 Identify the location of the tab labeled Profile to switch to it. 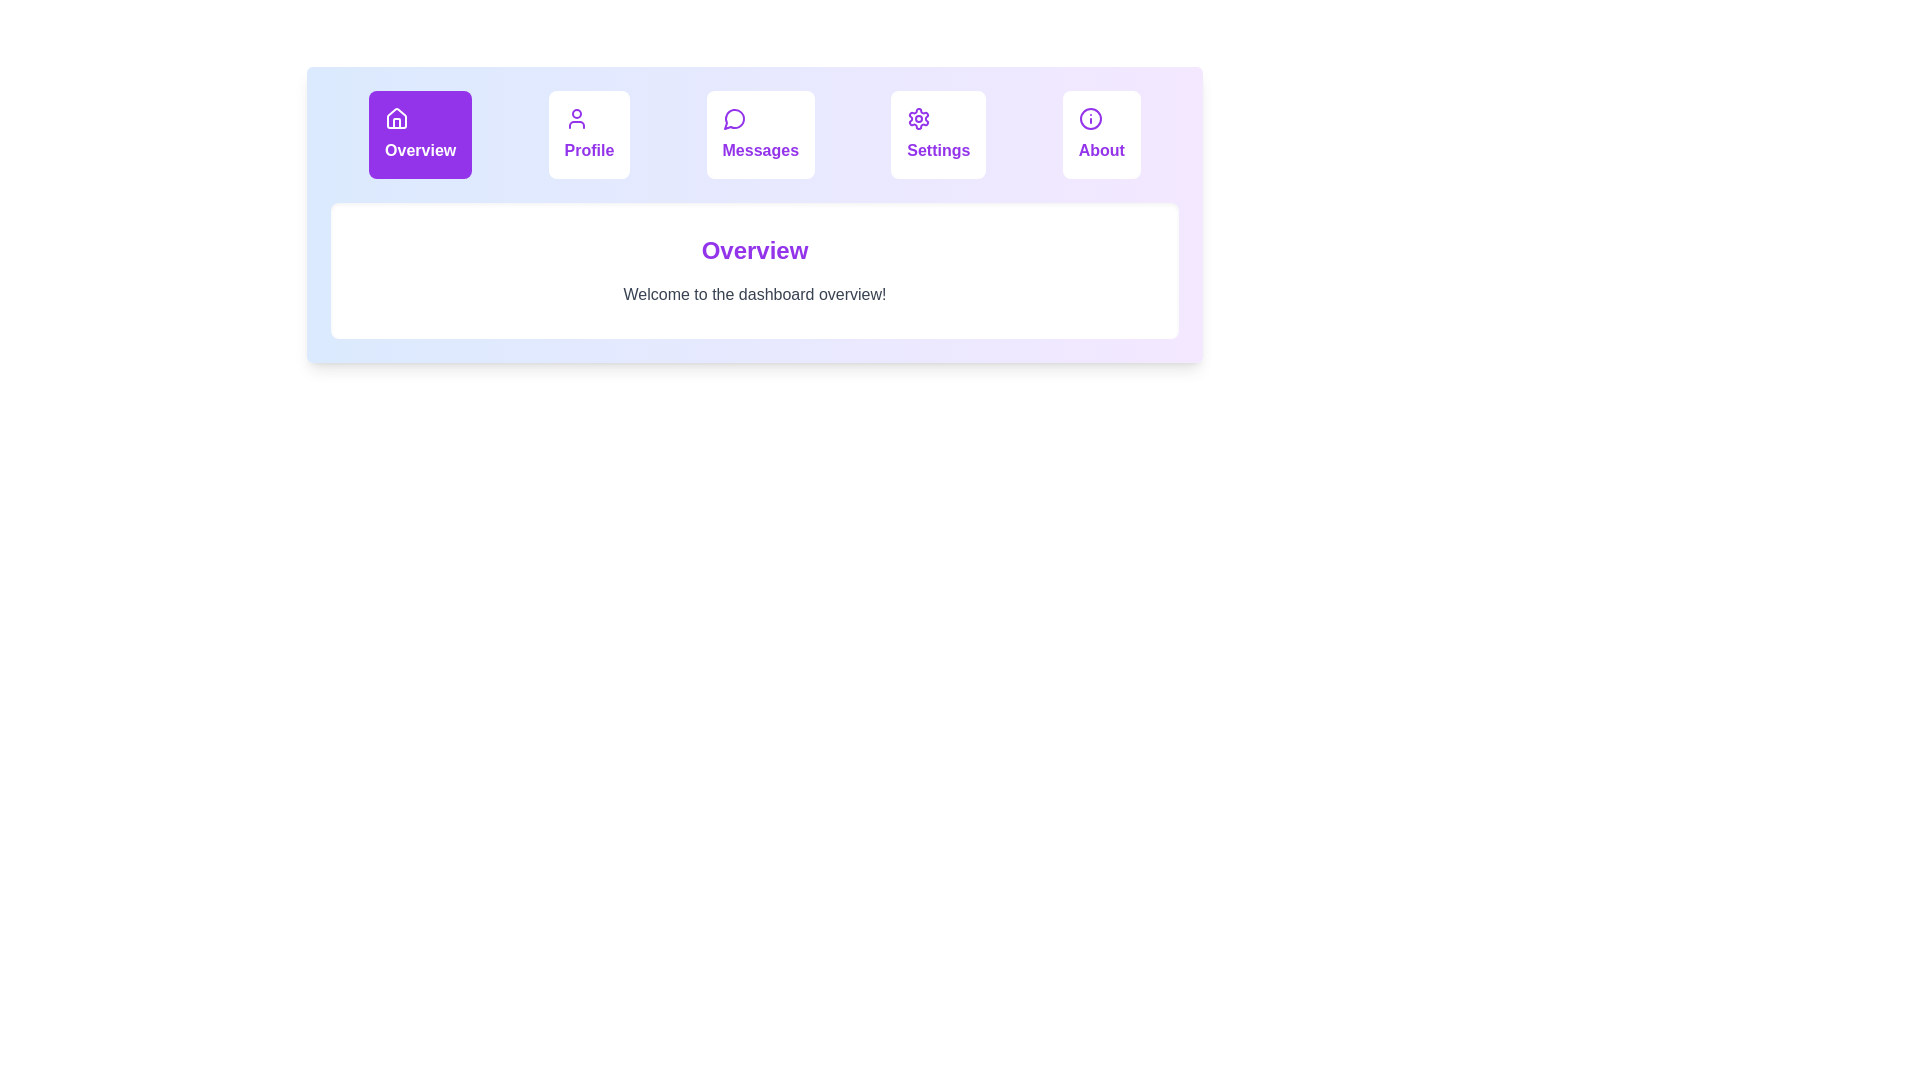
(588, 135).